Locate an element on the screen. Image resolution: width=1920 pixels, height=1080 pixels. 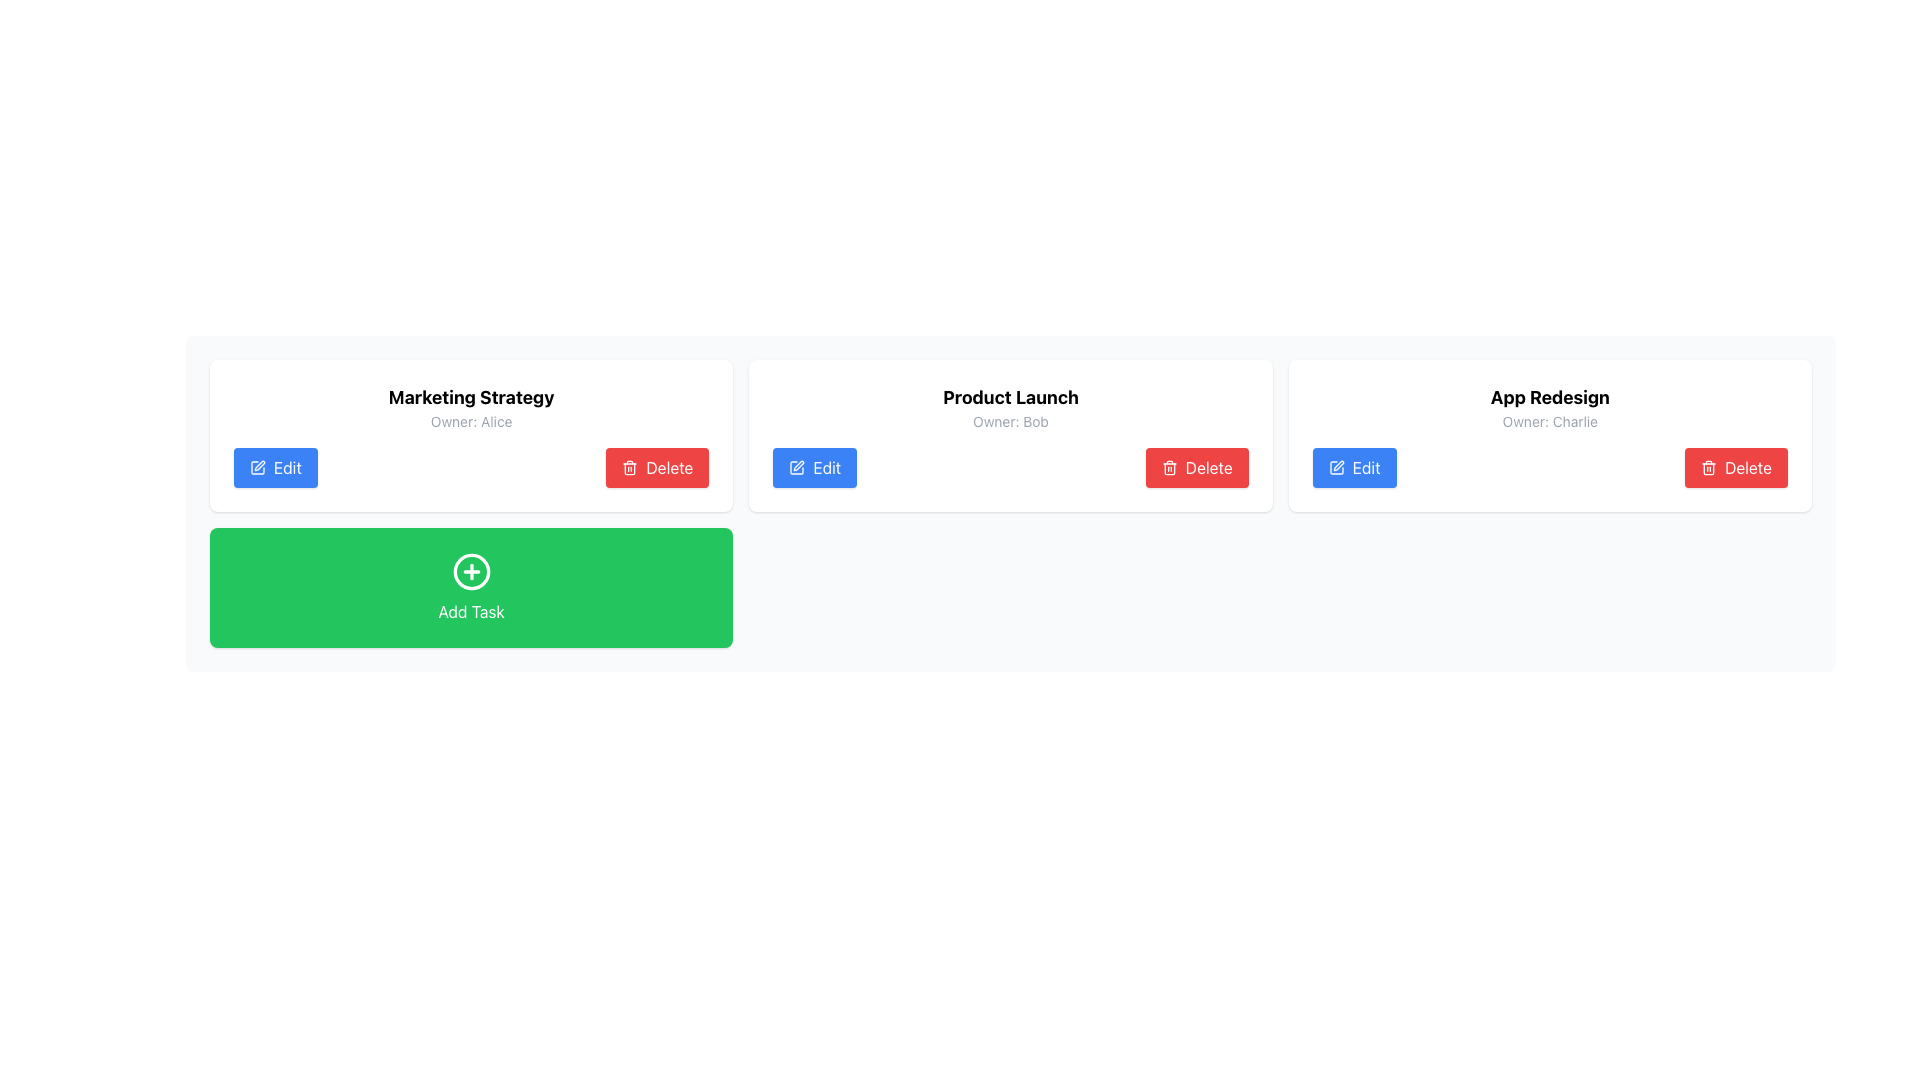
the text label that reads 'Marketing Strategy', which is styled with a bold and large font, positioned at the top center of a rectangular card is located at coordinates (470, 397).